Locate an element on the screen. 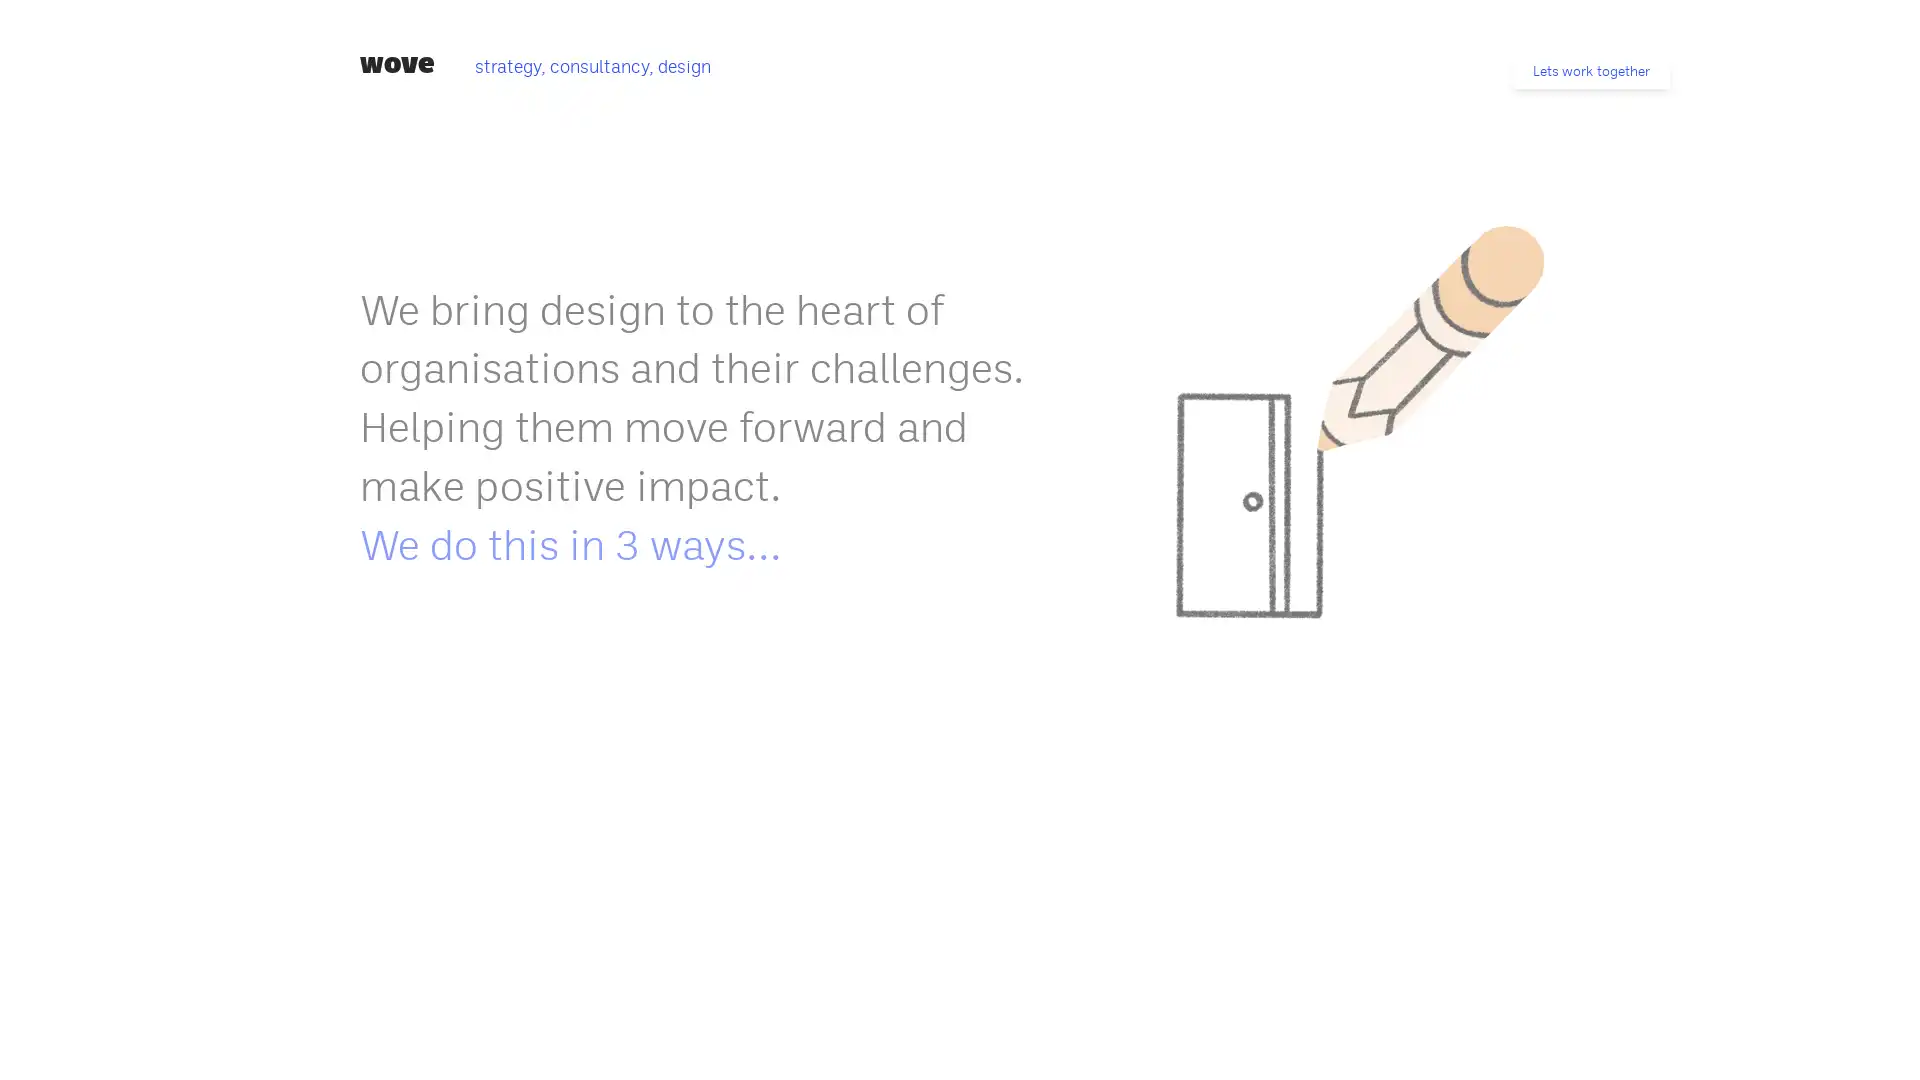 The image size is (1920, 1080). Lets work together is located at coordinates (1590, 70).